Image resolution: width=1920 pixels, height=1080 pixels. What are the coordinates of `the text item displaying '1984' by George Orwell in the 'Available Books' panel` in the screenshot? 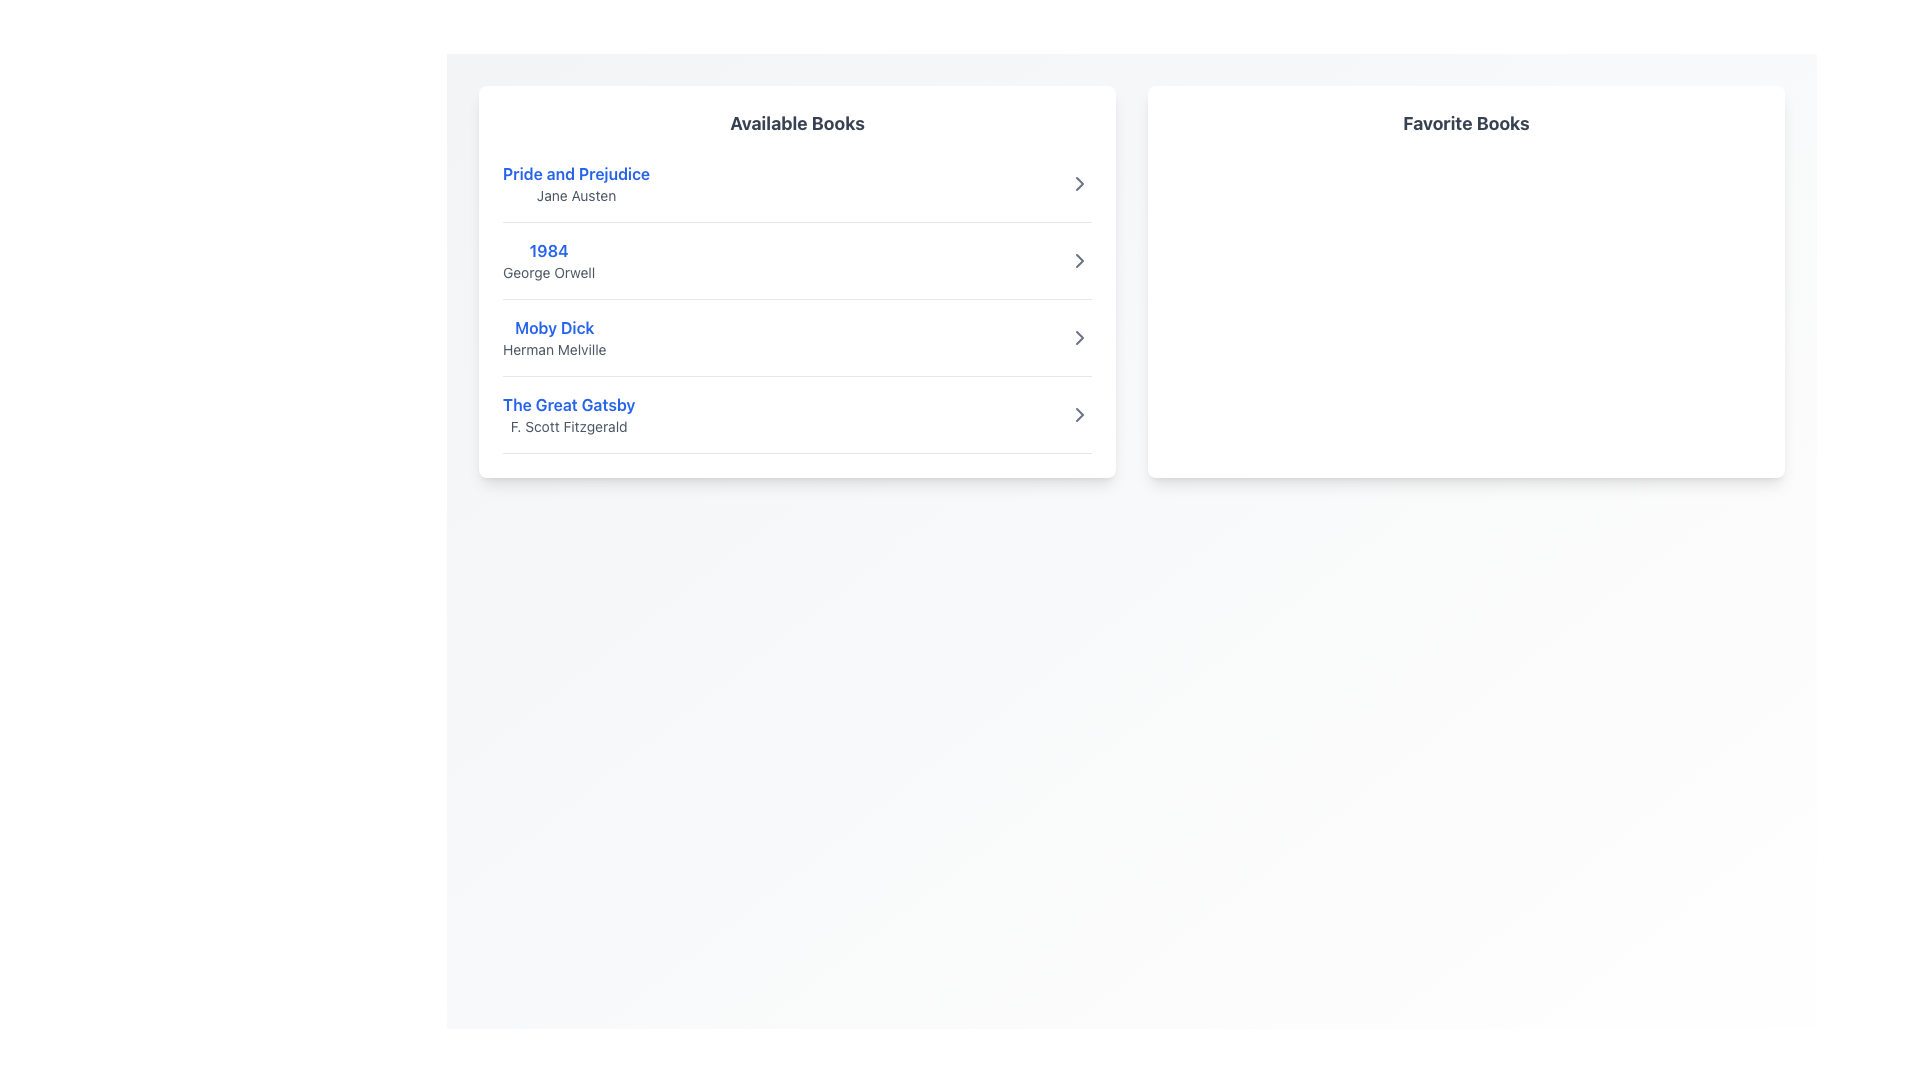 It's located at (549, 260).